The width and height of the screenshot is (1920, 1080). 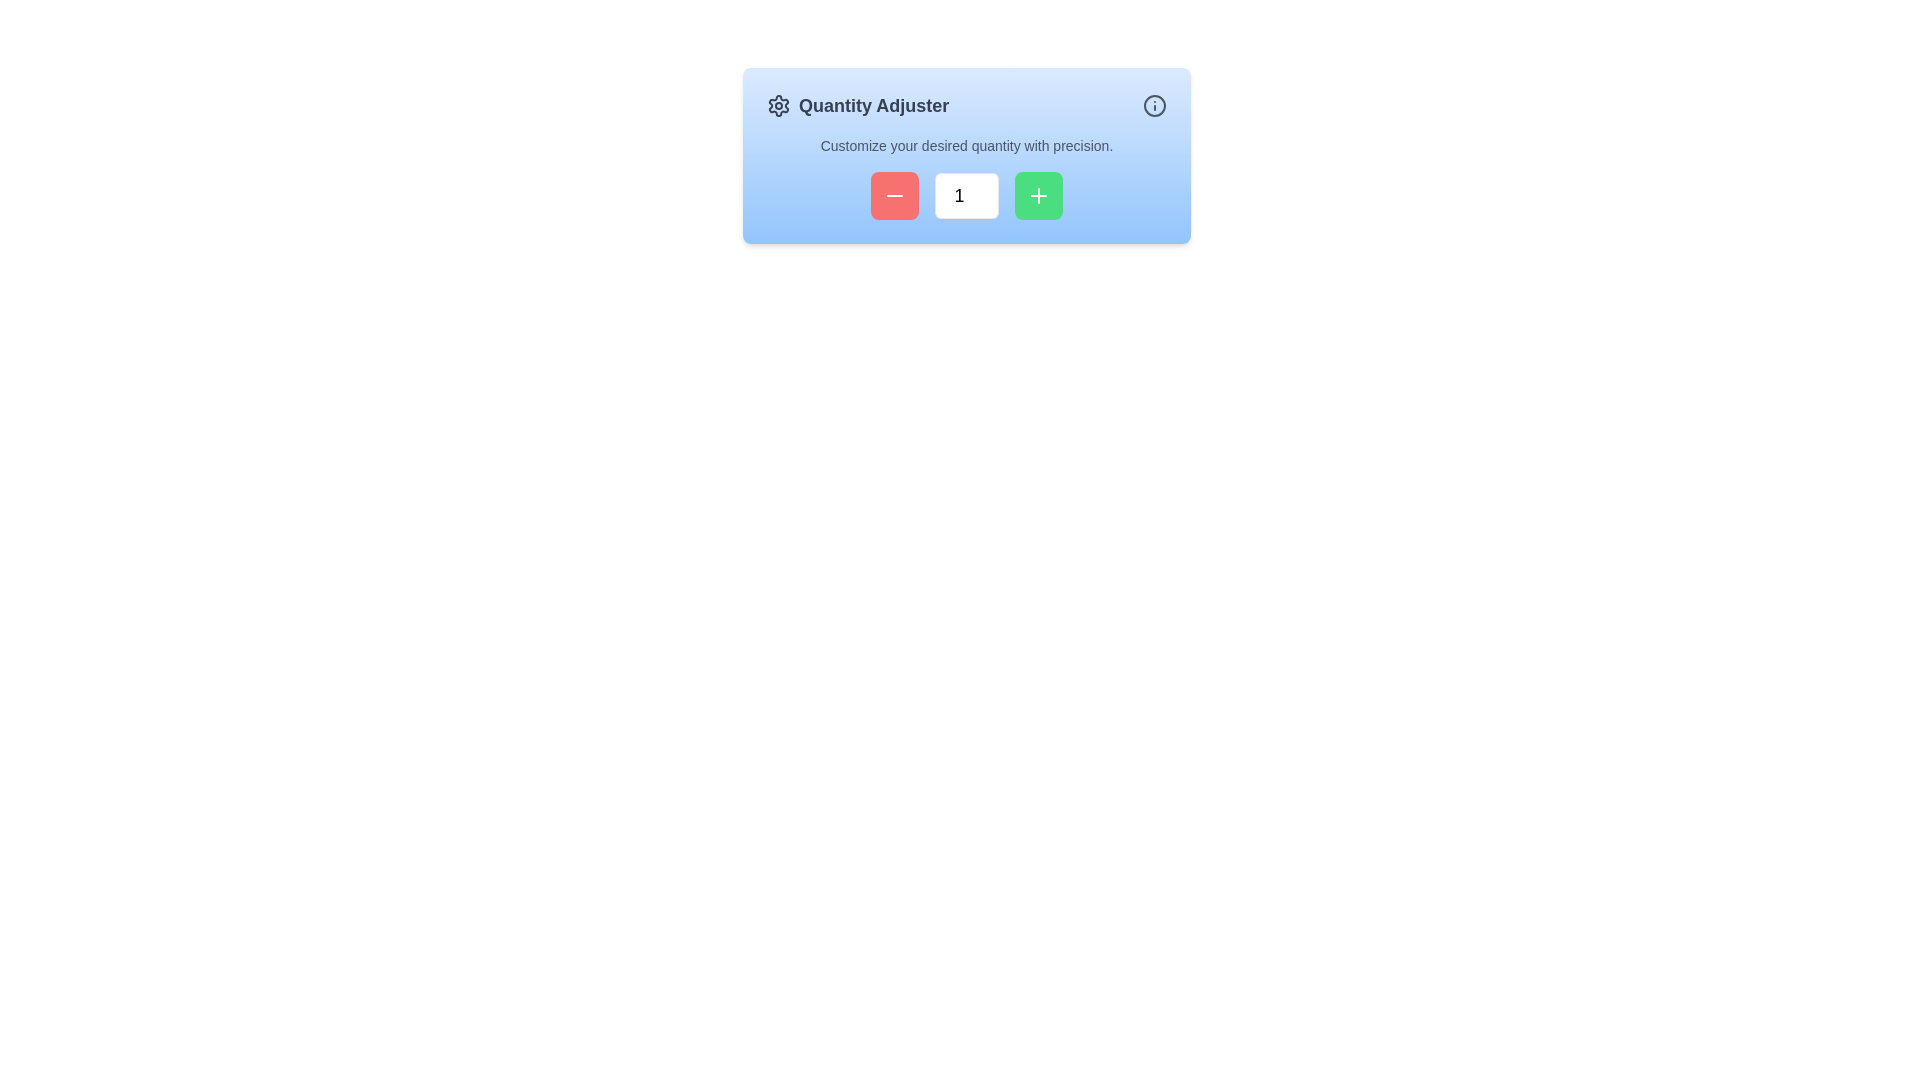 What do you see at coordinates (893, 196) in the screenshot?
I see `the red square button with rounded corners and a white minus icon to decrease a value` at bounding box center [893, 196].